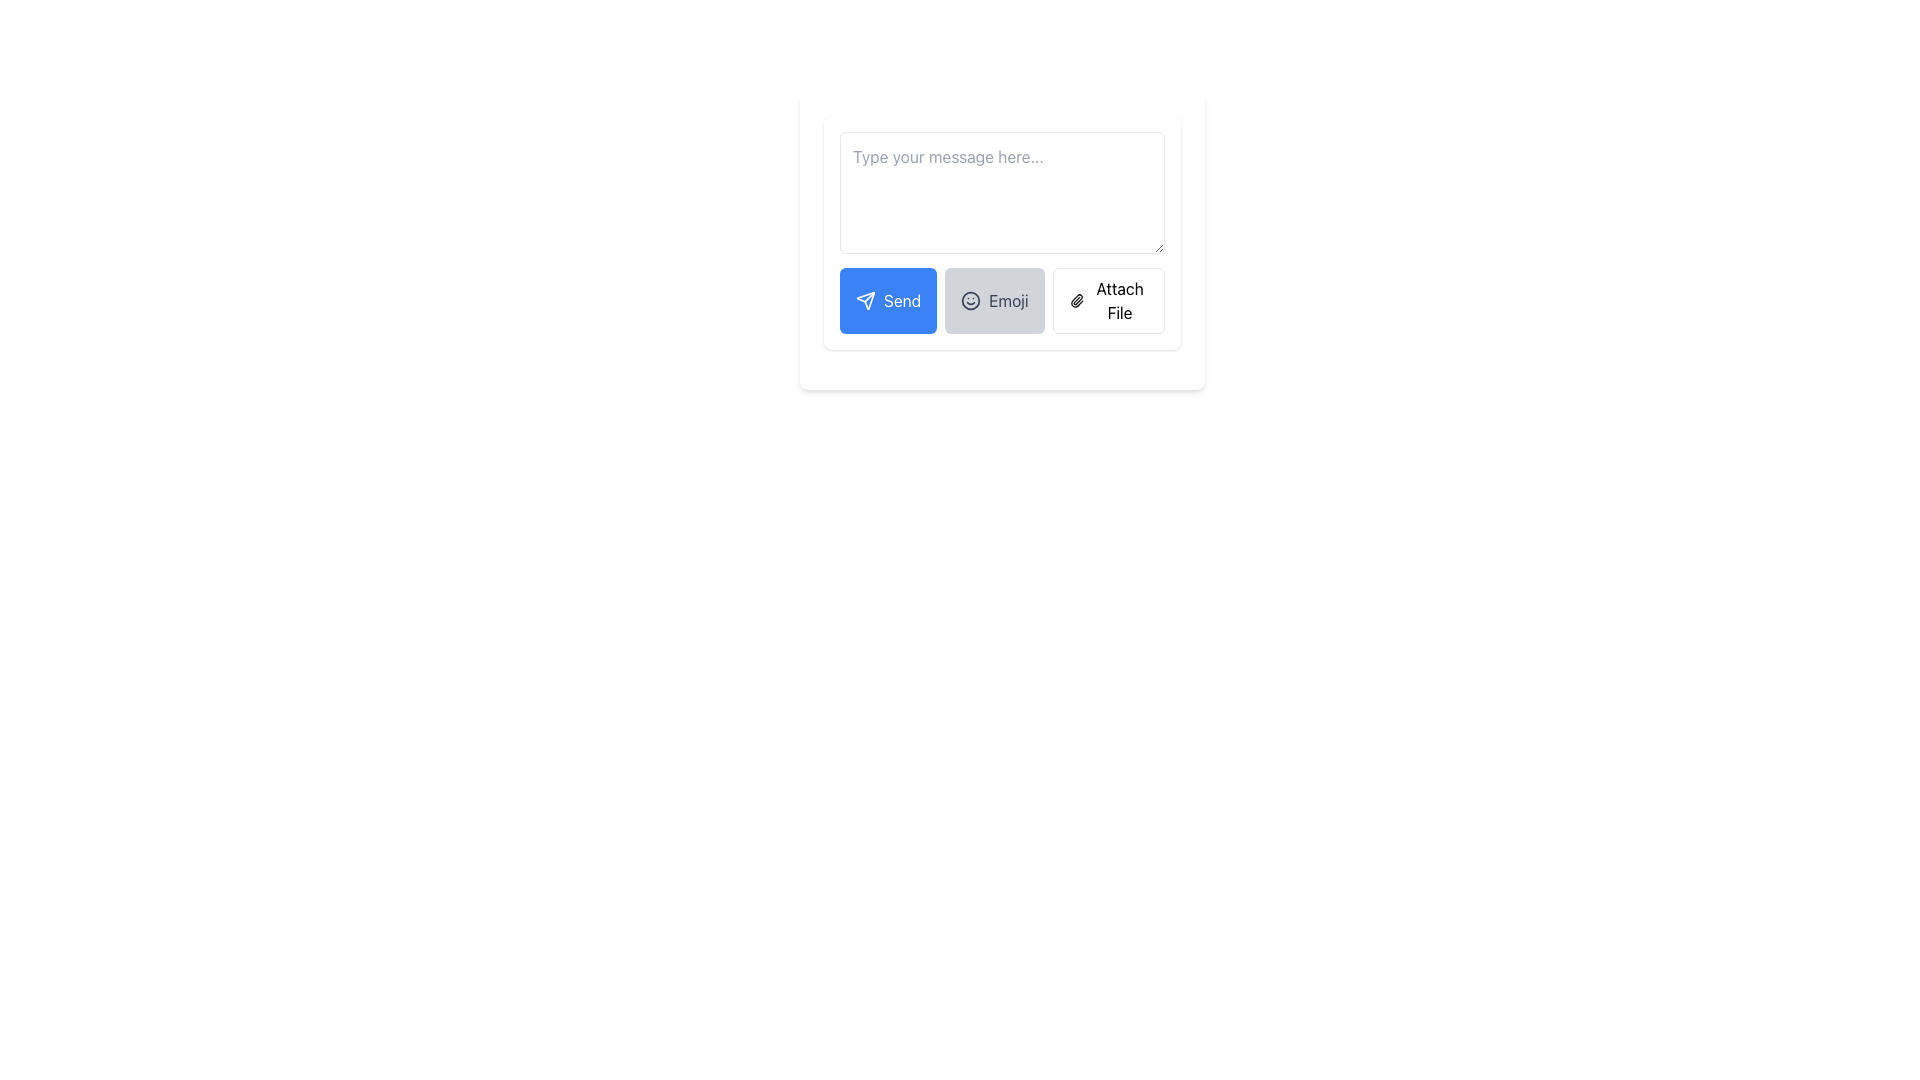 This screenshot has width=1920, height=1080. Describe the element at coordinates (865, 300) in the screenshot. I see `the graphical icon within the 'Send' button located in the bottom-left portion of the message input panel` at that location.